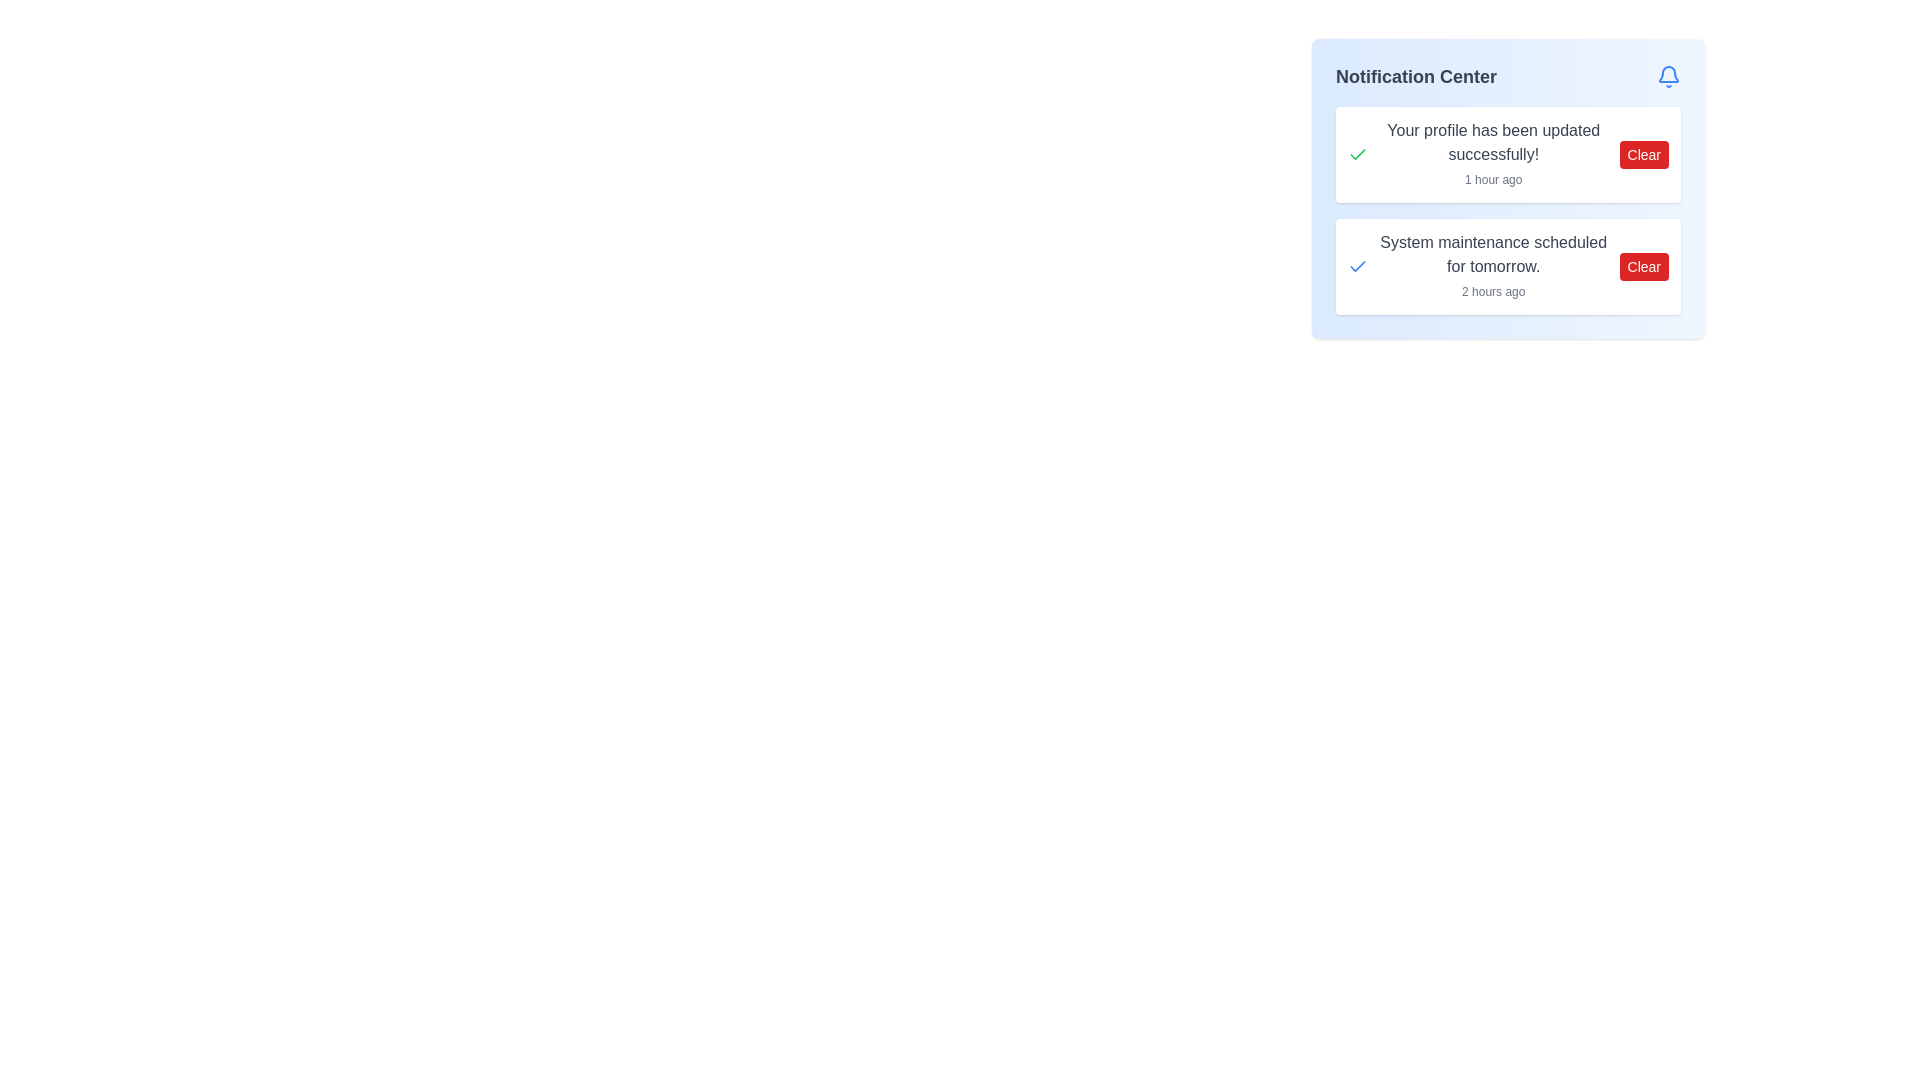  What do you see at coordinates (1644, 265) in the screenshot?
I see `the 'Clear' button, which is a rectangular button with white text on a red background, to observe the color change effect` at bounding box center [1644, 265].